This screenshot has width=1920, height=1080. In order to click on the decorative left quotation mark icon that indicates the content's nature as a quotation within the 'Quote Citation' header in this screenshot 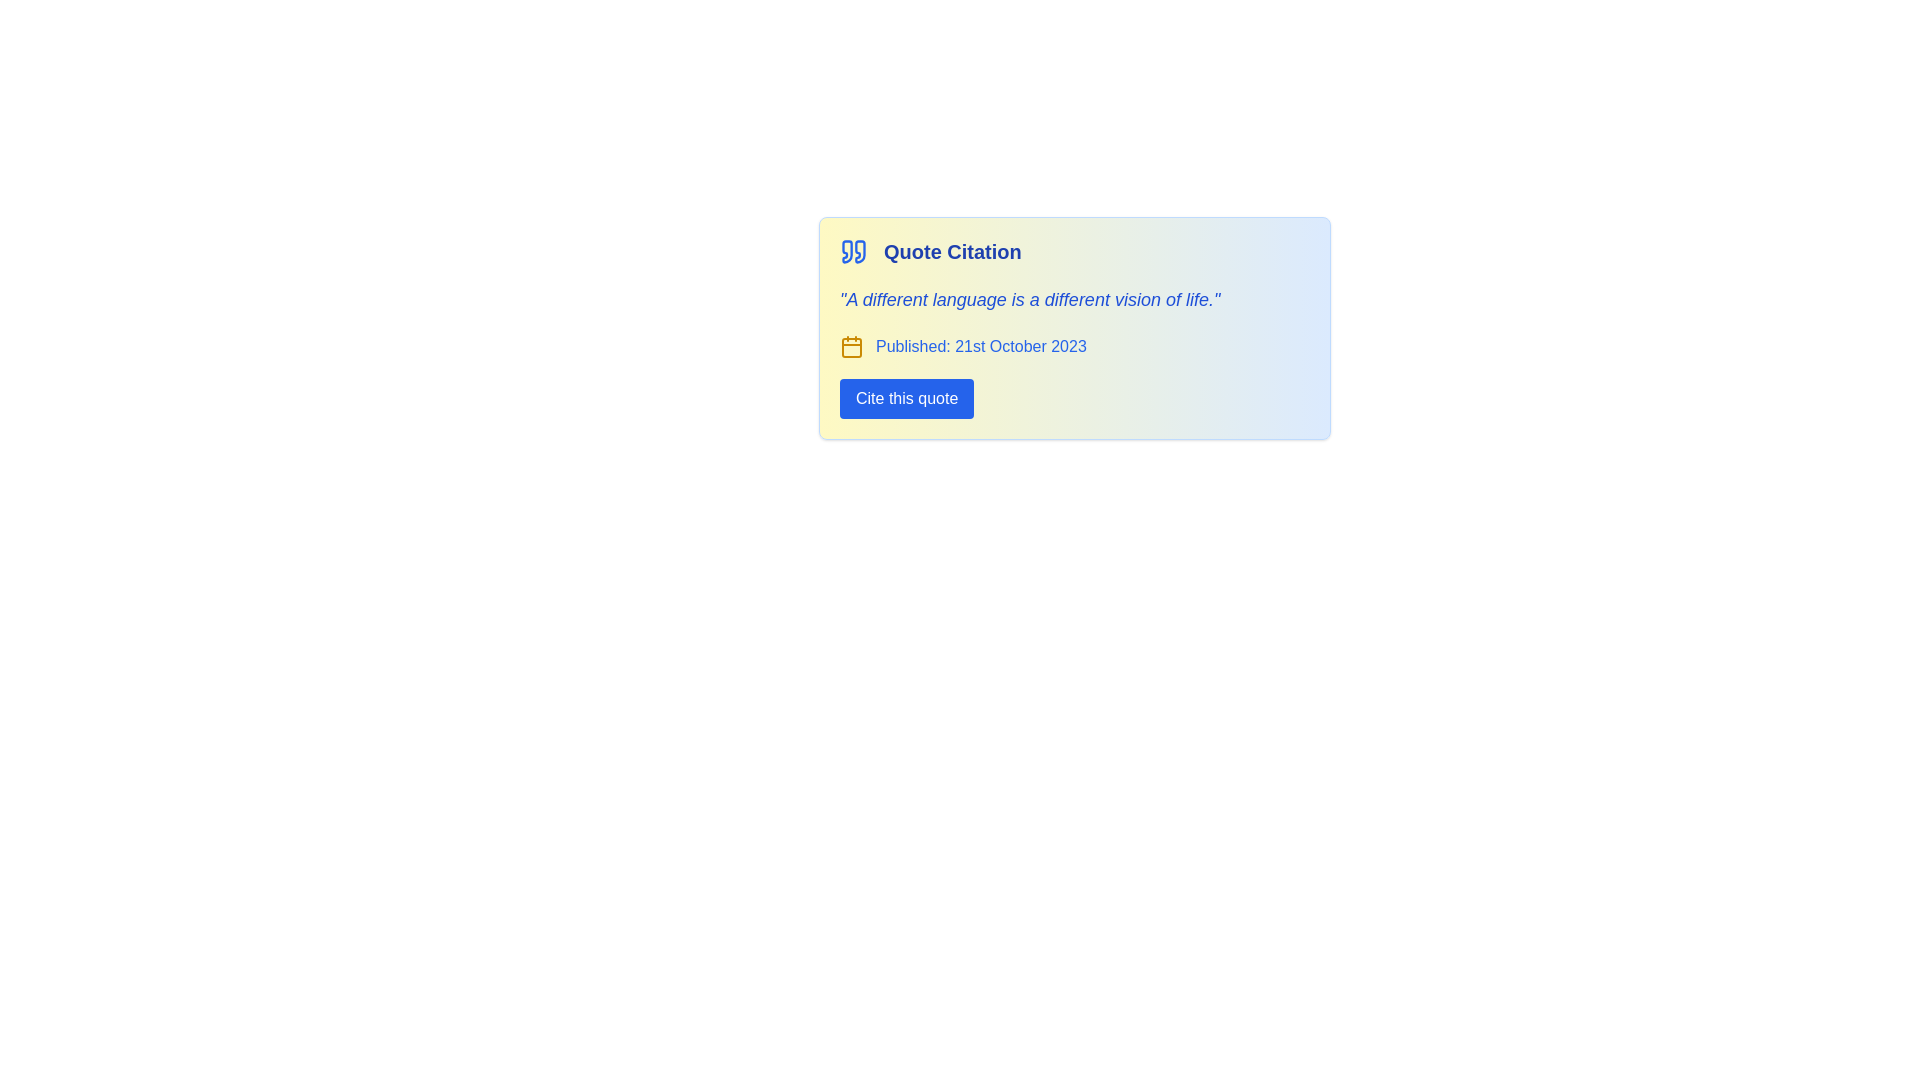, I will do `click(847, 250)`.